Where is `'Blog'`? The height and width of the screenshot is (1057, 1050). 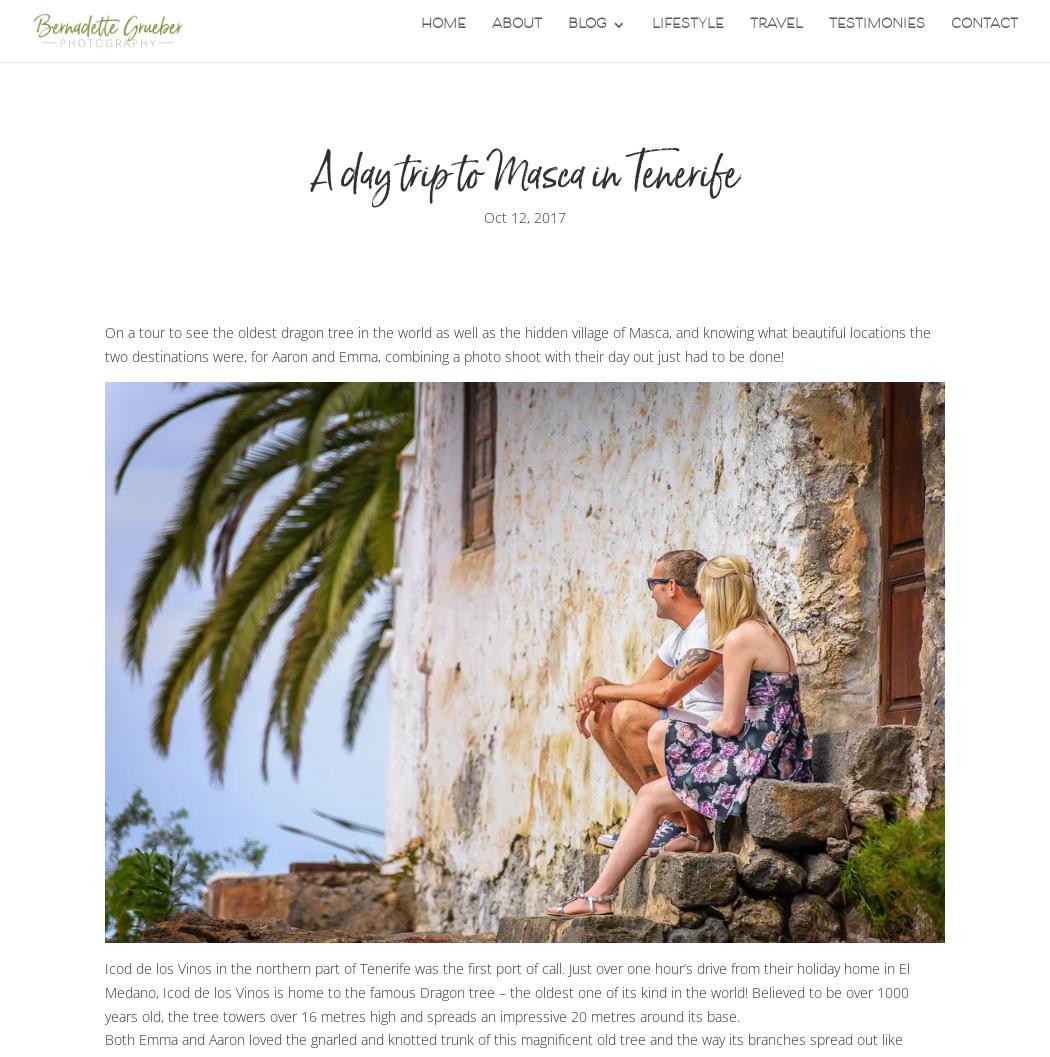
'Blog' is located at coordinates (567, 36).